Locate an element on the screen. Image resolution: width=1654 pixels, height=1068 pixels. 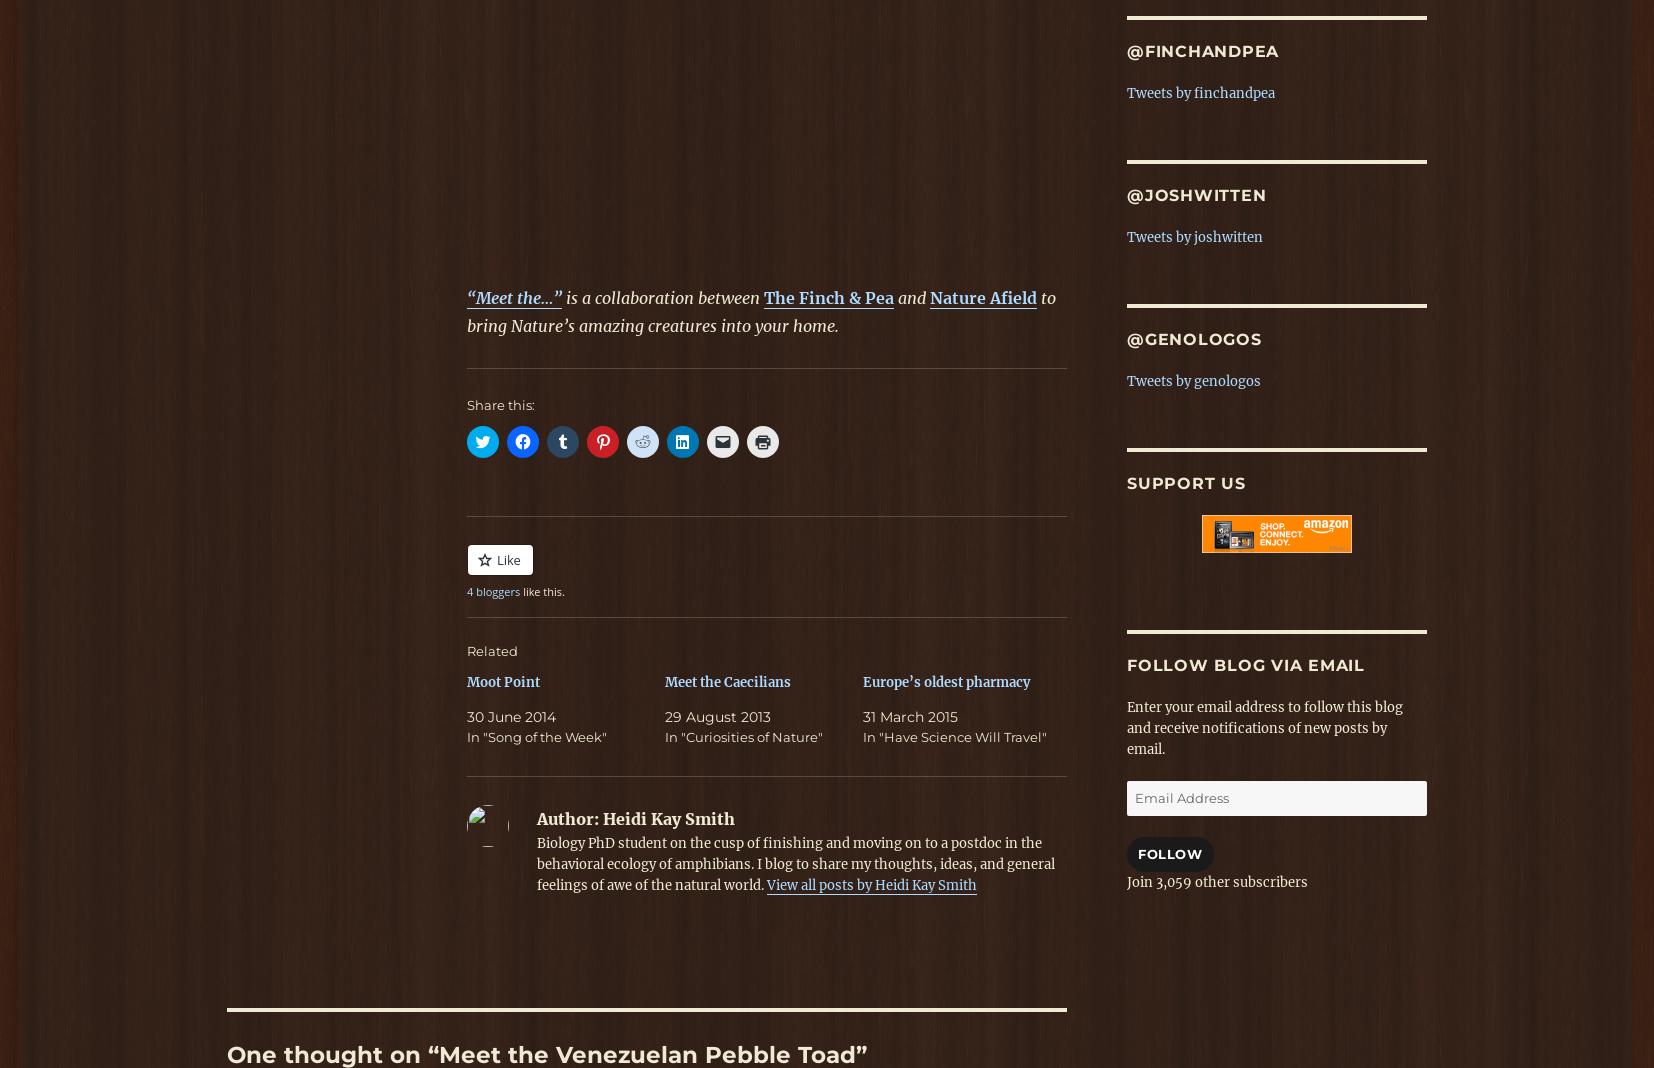
'31 March 2015' is located at coordinates (909, 716).